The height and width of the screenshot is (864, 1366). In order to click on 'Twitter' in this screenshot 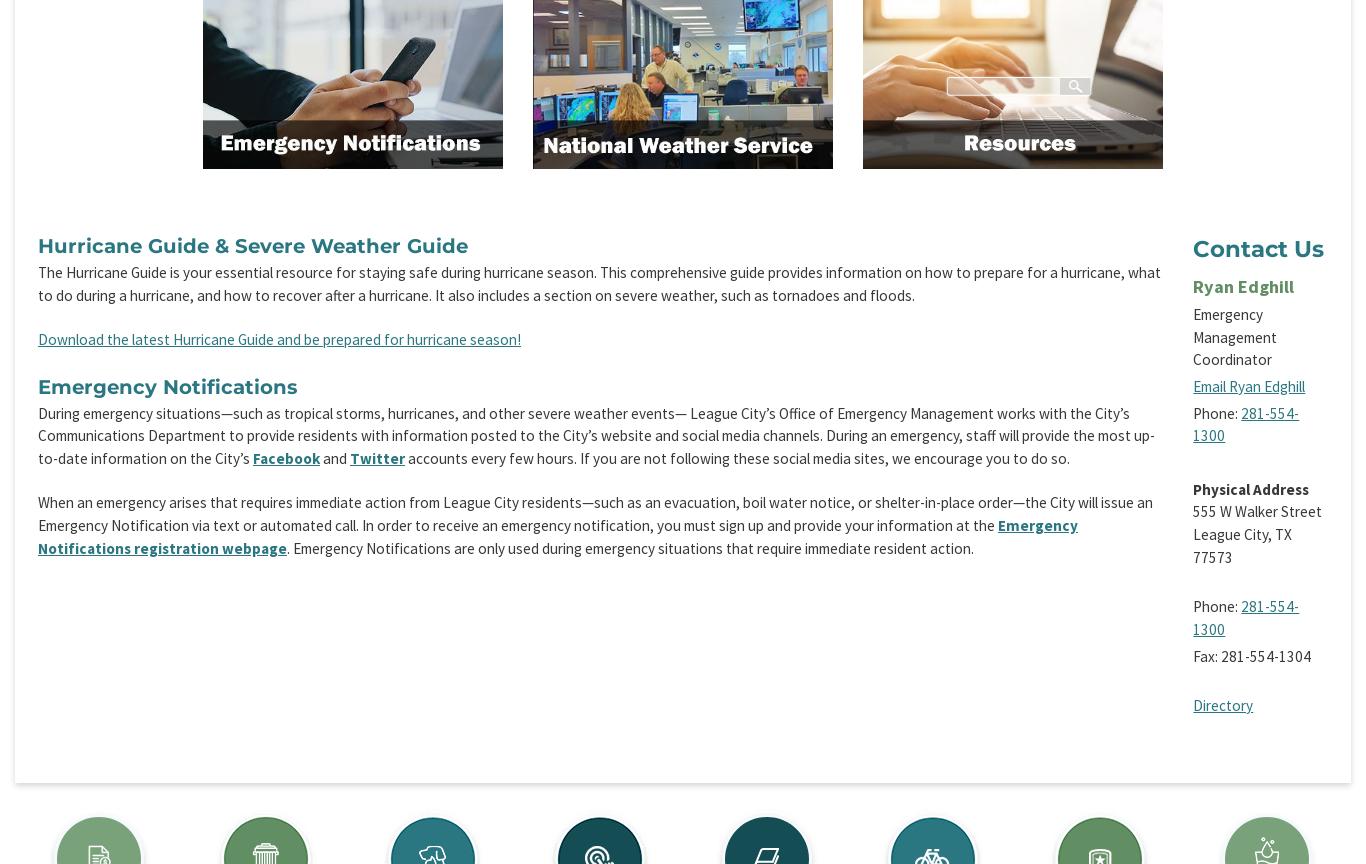, I will do `click(375, 458)`.